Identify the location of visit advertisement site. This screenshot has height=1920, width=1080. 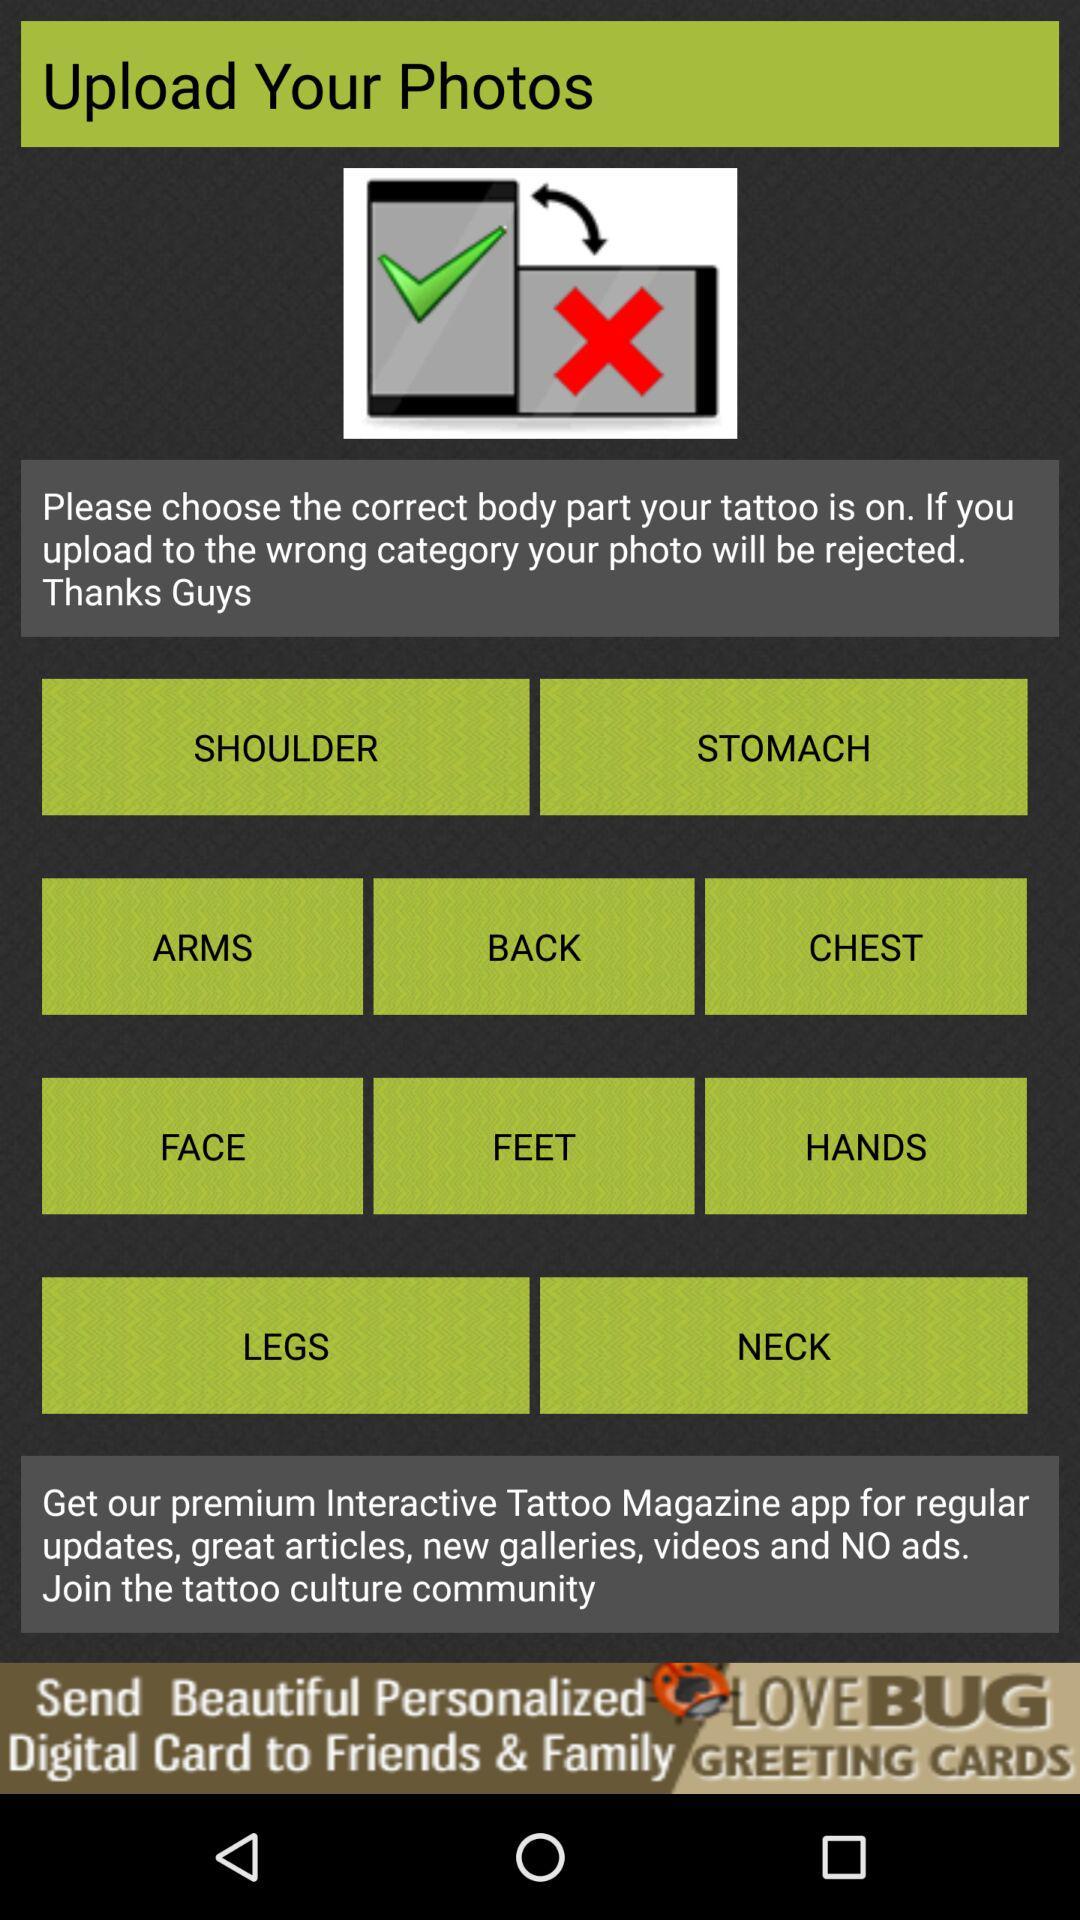
(540, 1727).